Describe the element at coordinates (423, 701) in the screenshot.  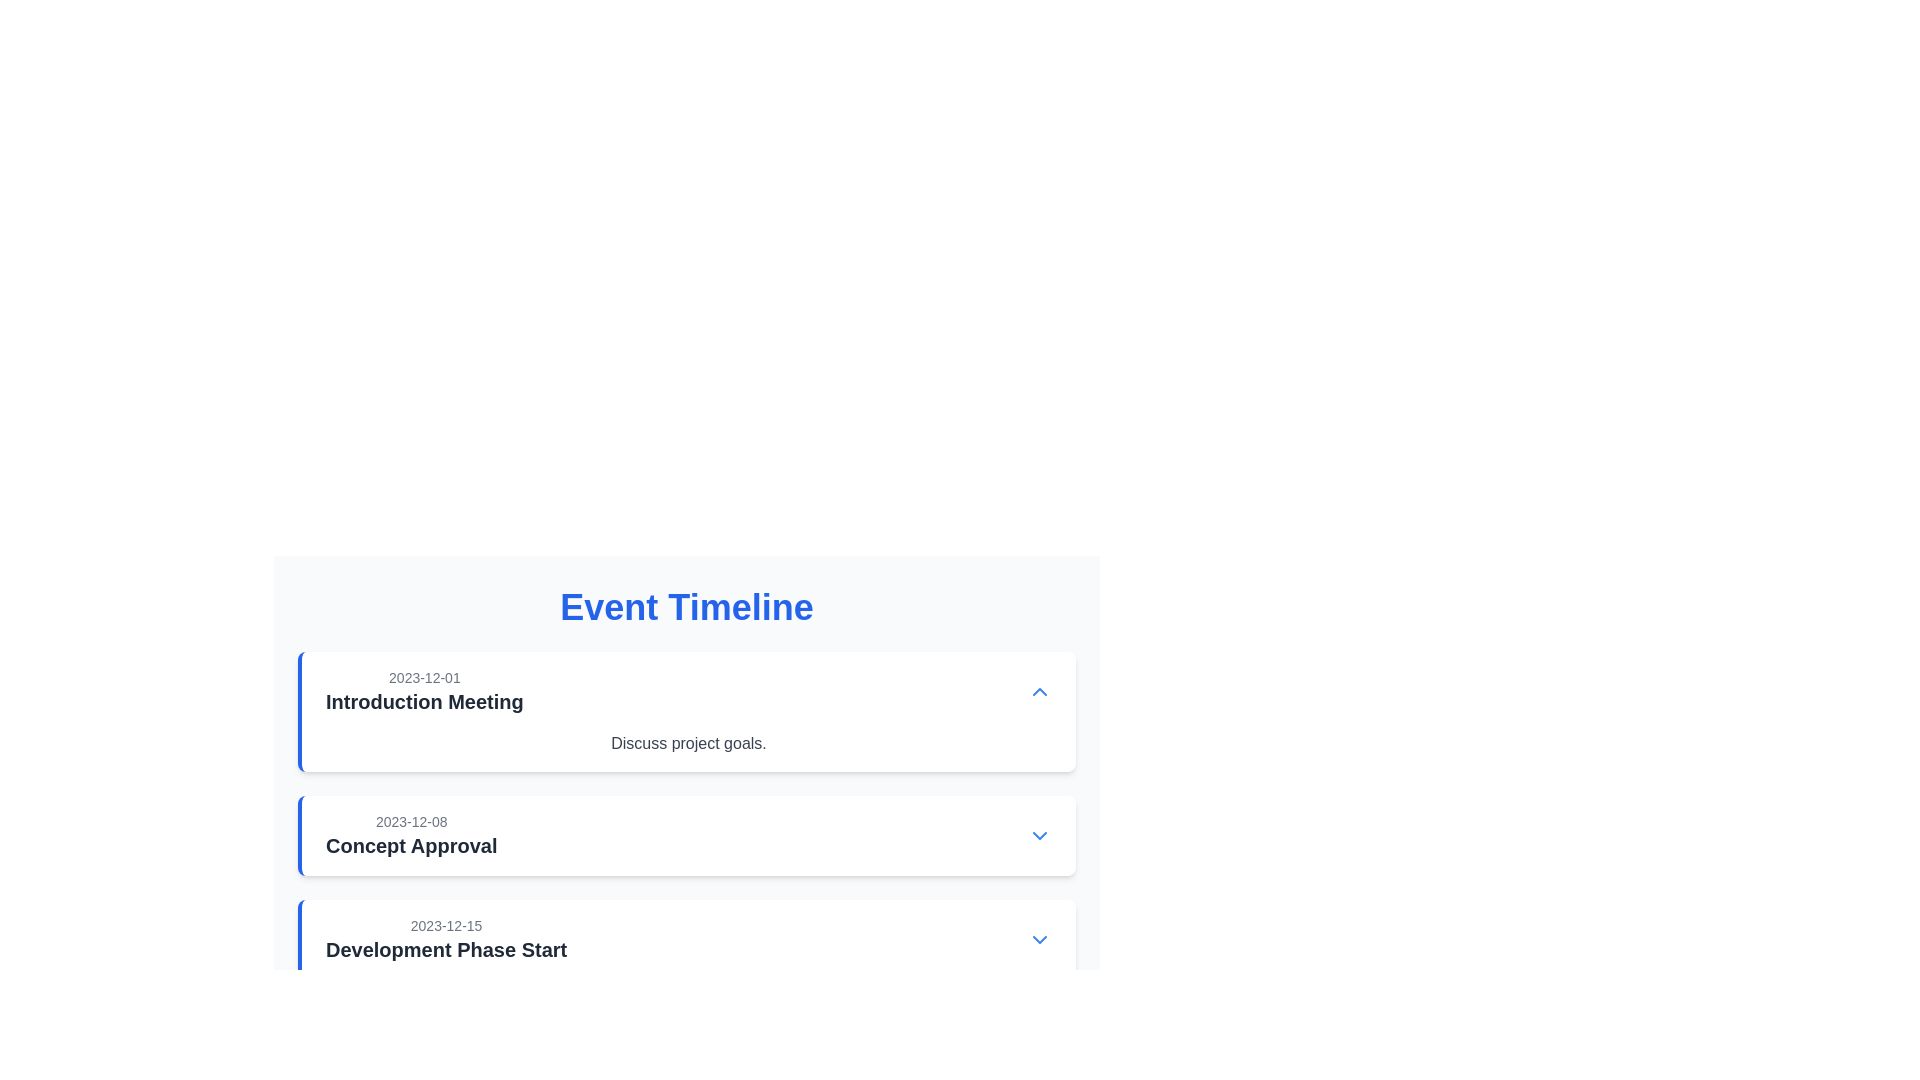
I see `the static text element displaying 'Introduction Meeting', which is positioned below the date text '2023-12-01' in the Event Timeline section` at that location.